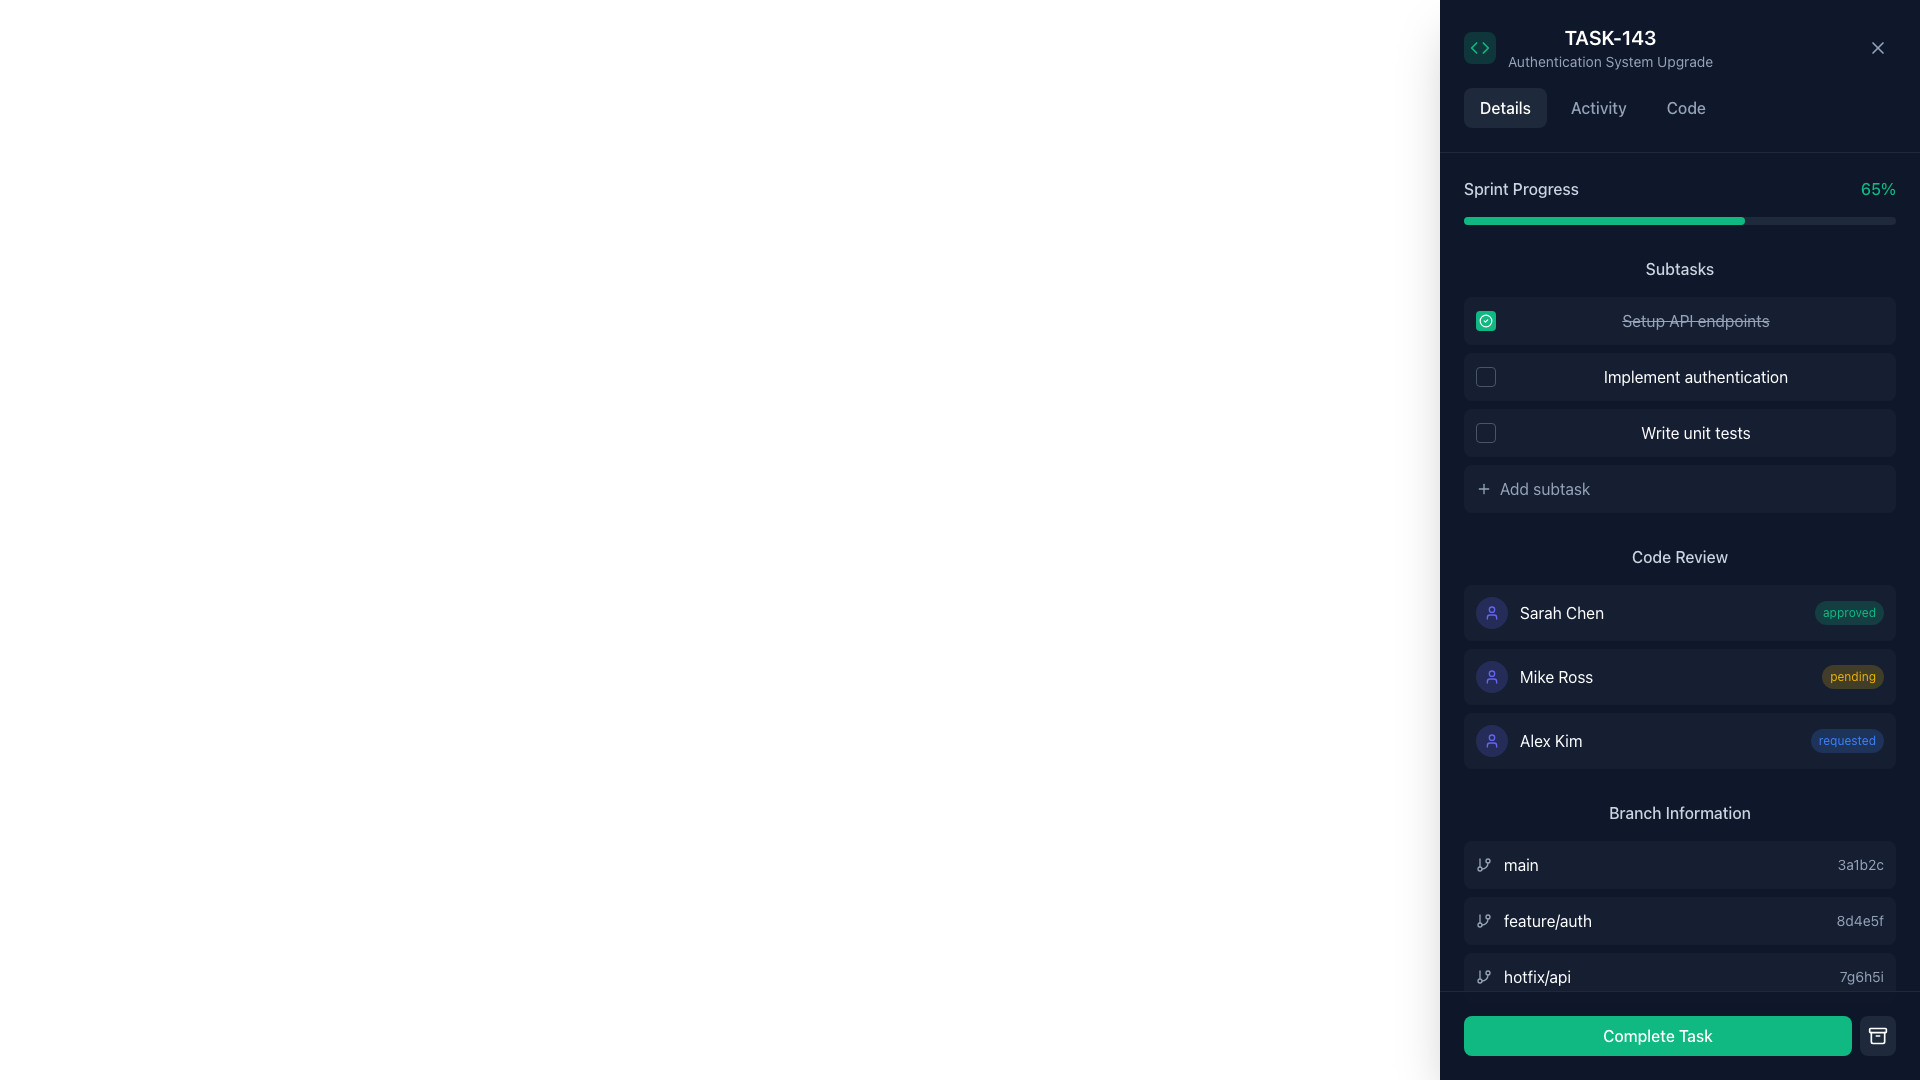  Describe the element at coordinates (1492, 740) in the screenshot. I see `the user avatar representing 'Alex Kim'` at that location.